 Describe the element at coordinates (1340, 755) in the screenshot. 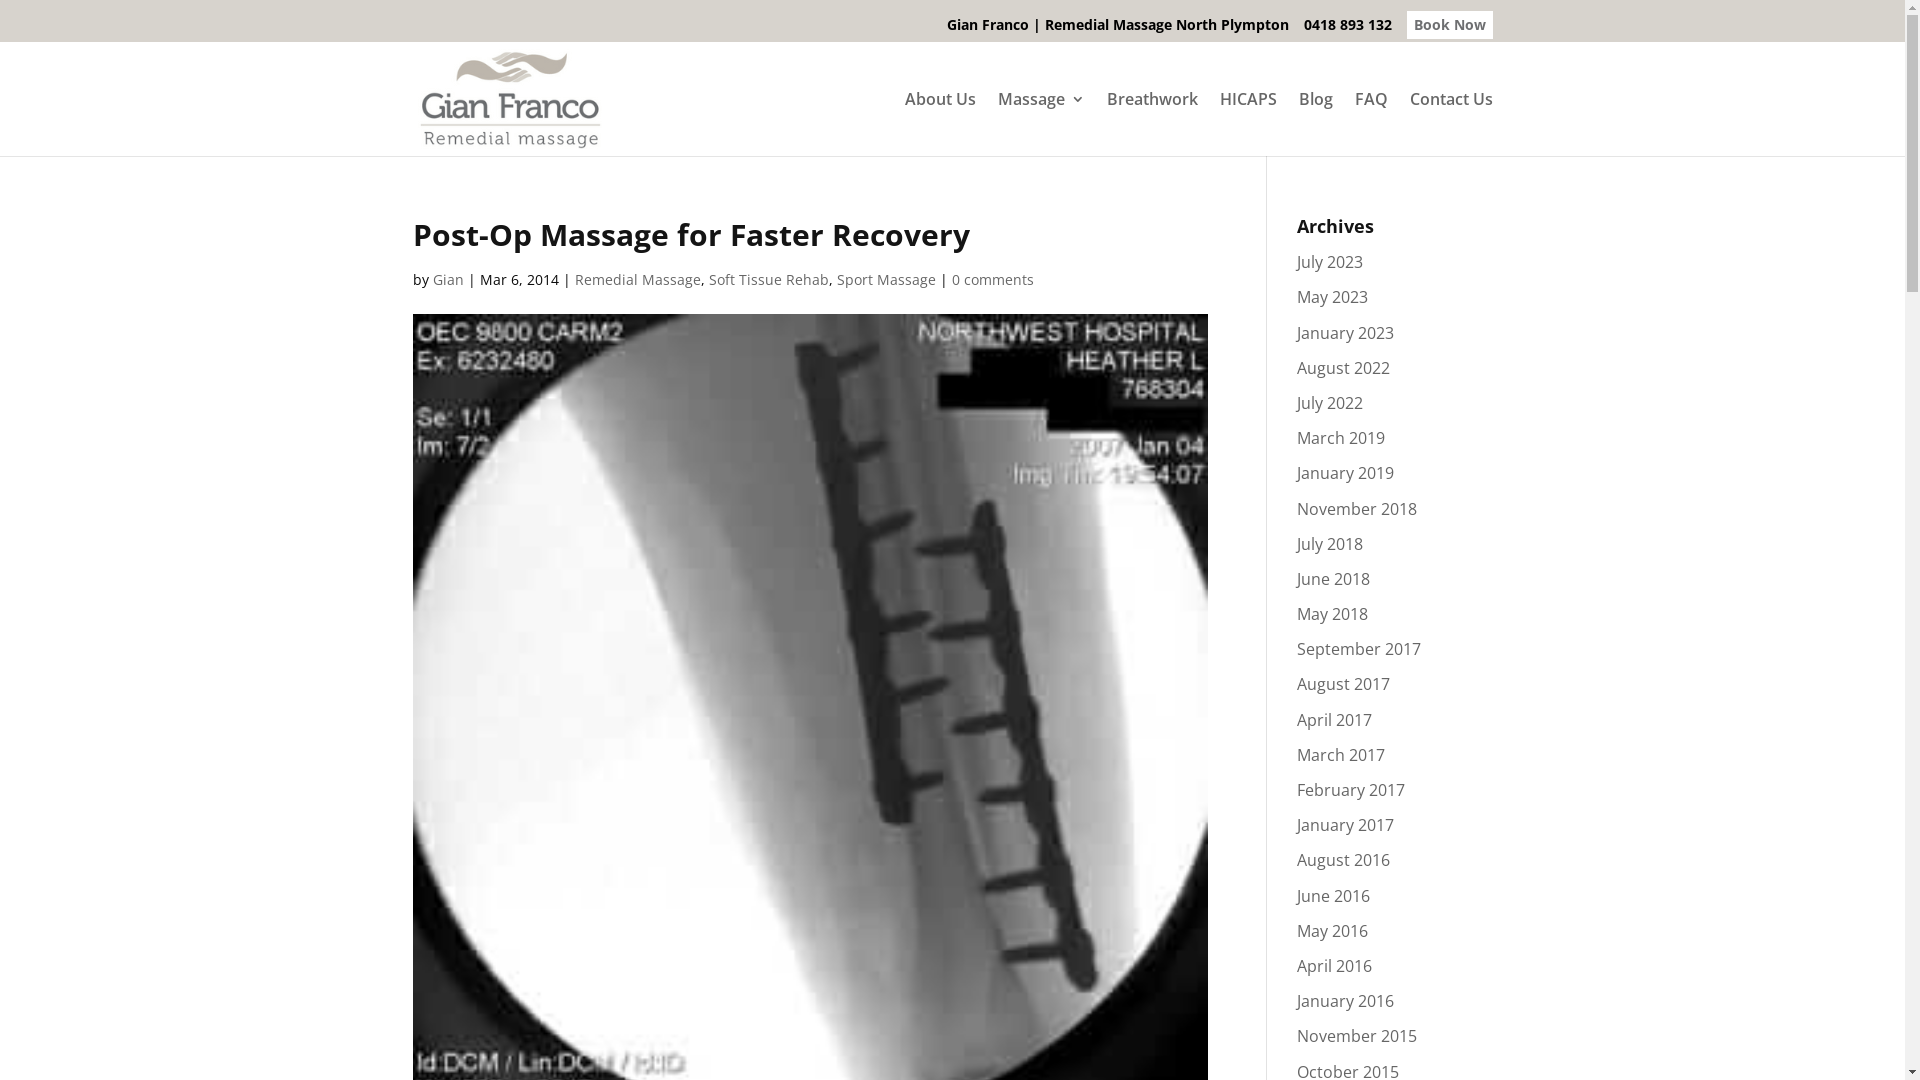

I see `'March 2017'` at that location.